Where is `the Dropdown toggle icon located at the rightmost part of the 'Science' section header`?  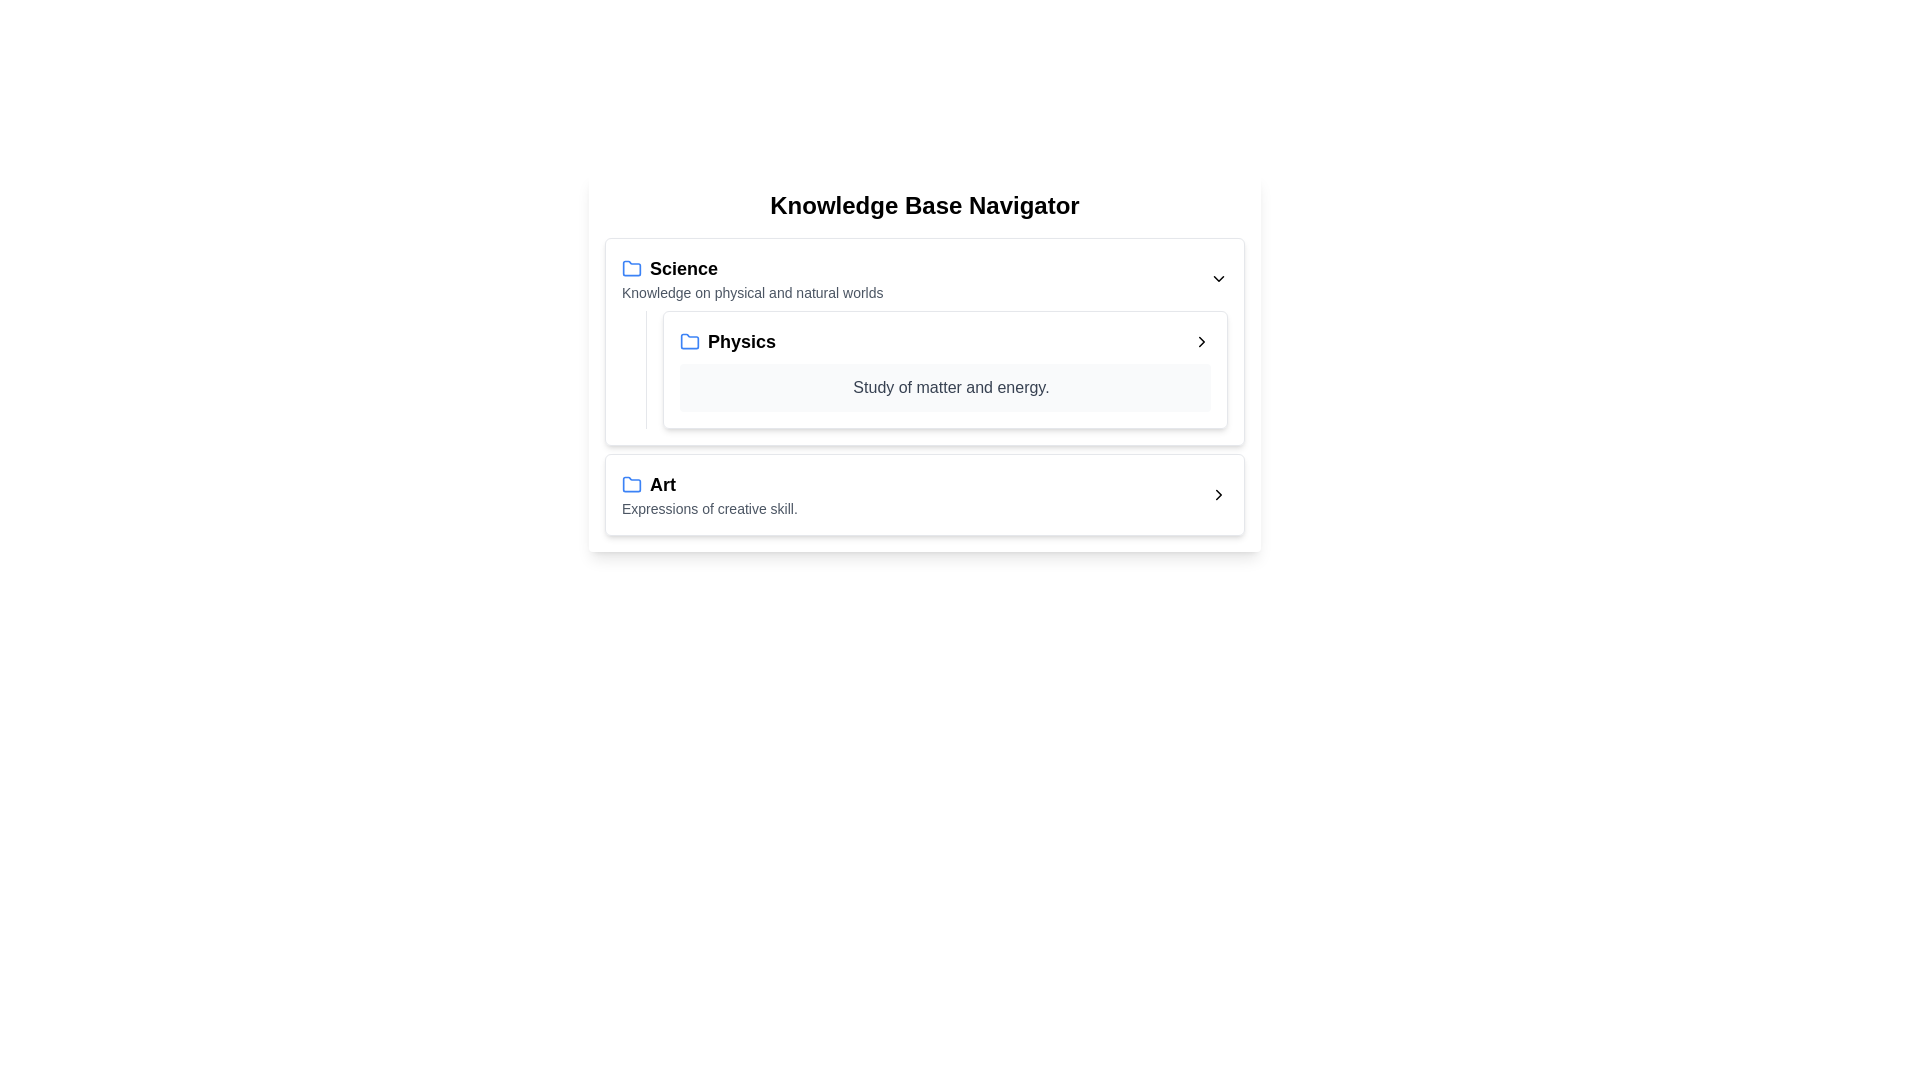 the Dropdown toggle icon located at the rightmost part of the 'Science' section header is located at coordinates (1218, 278).